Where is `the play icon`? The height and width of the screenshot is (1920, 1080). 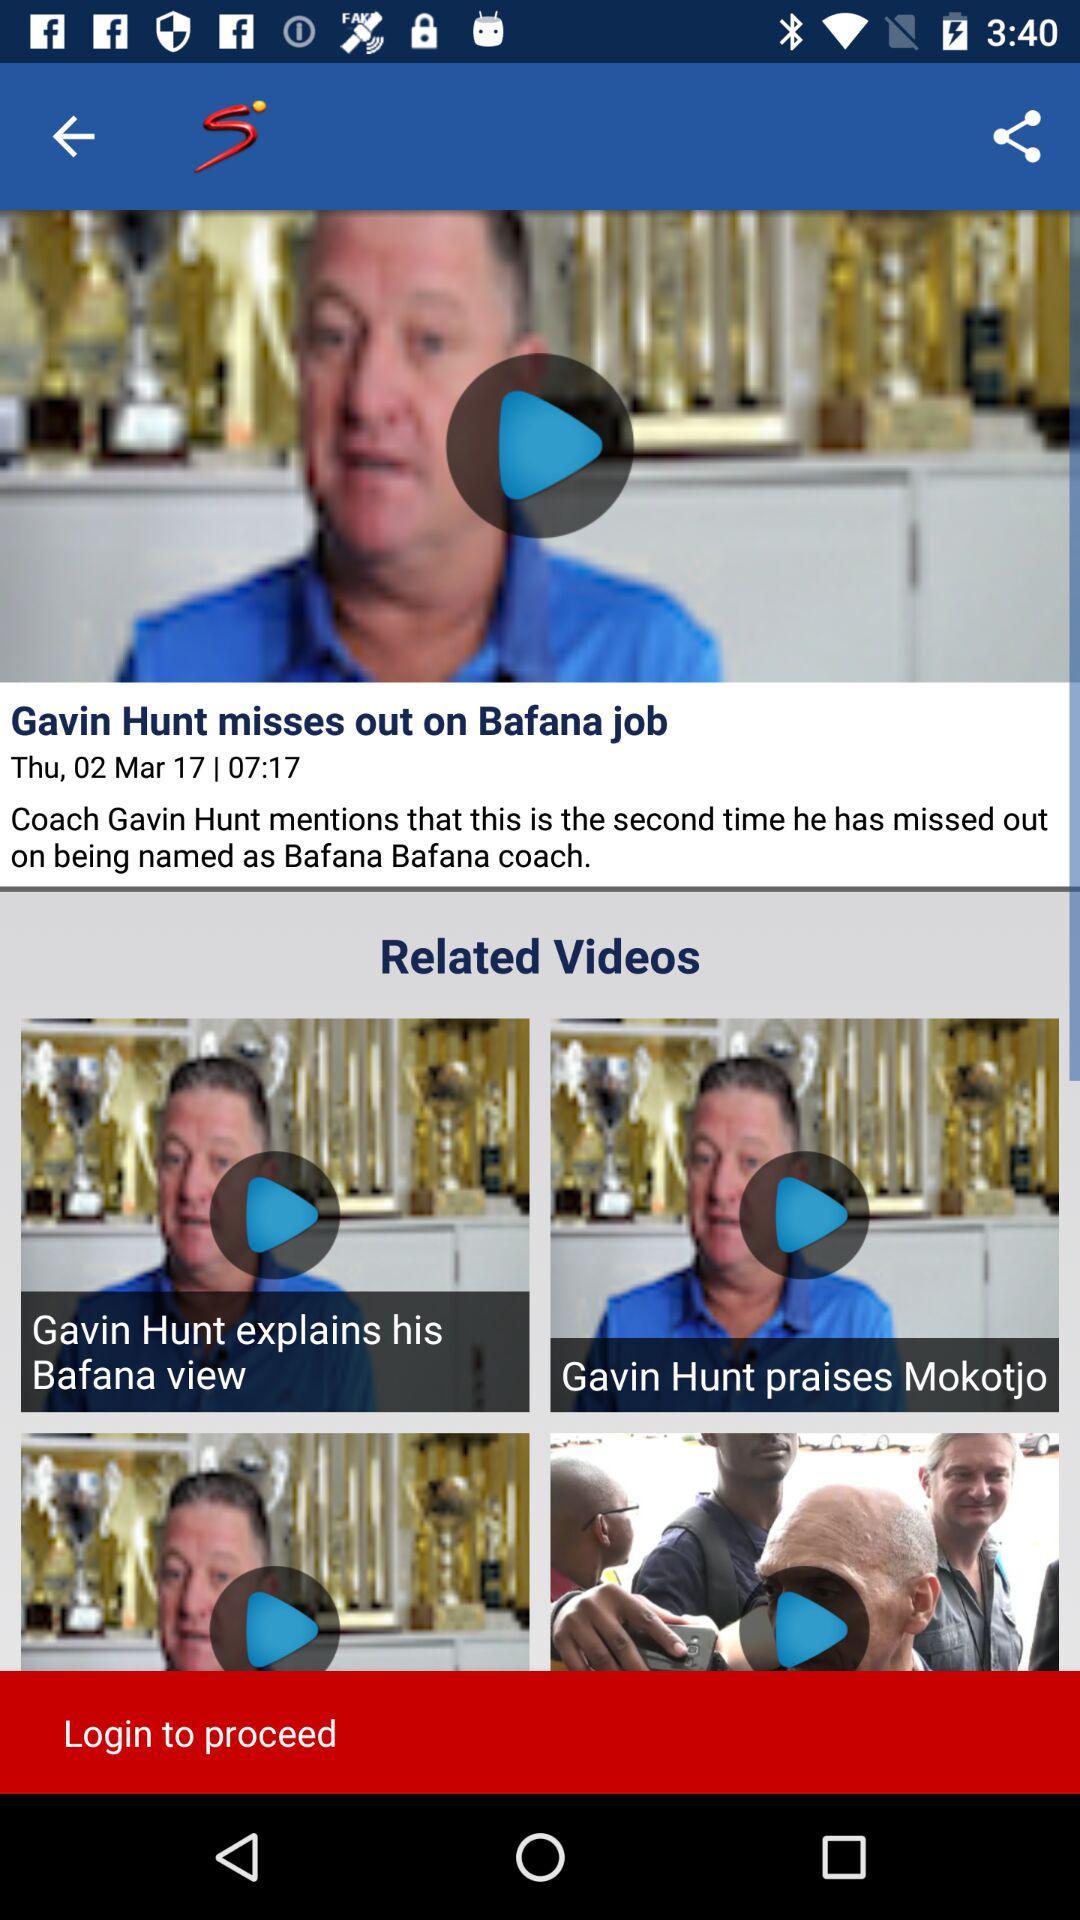
the play icon is located at coordinates (540, 444).